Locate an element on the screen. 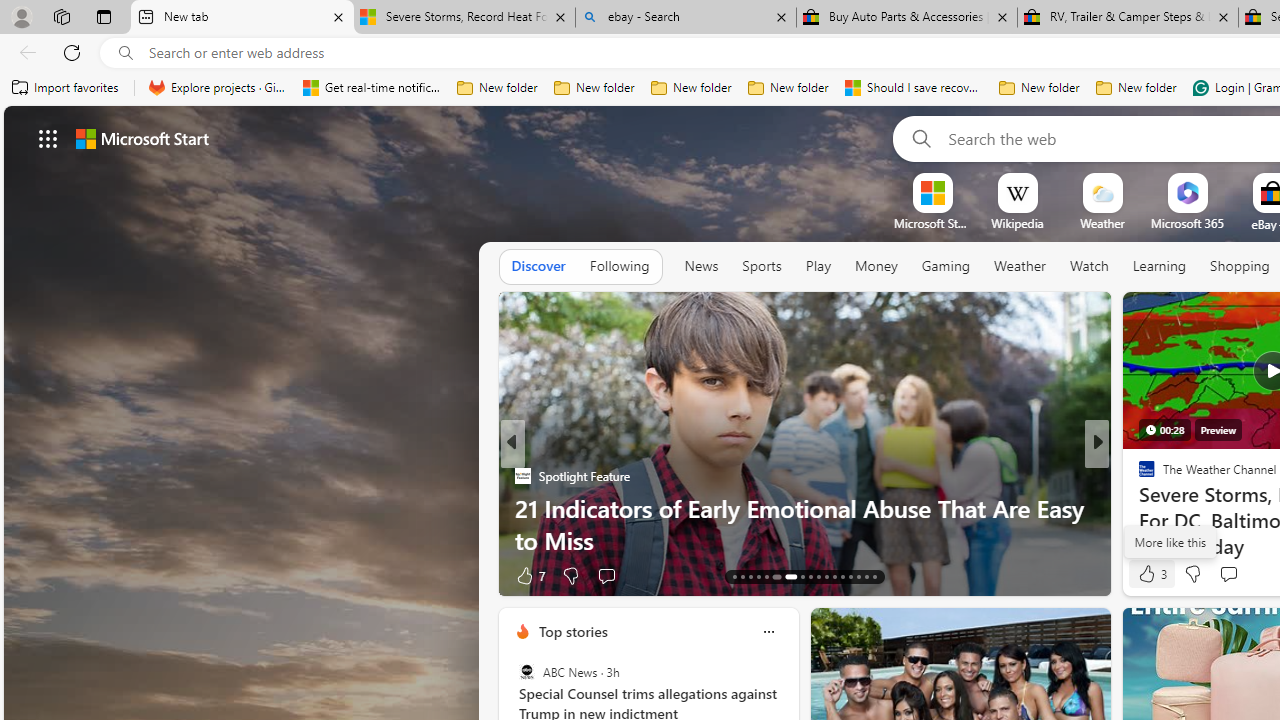 The image size is (1280, 720). 'Should I save recovered Word documents? - Microsoft Support' is located at coordinates (912, 87).